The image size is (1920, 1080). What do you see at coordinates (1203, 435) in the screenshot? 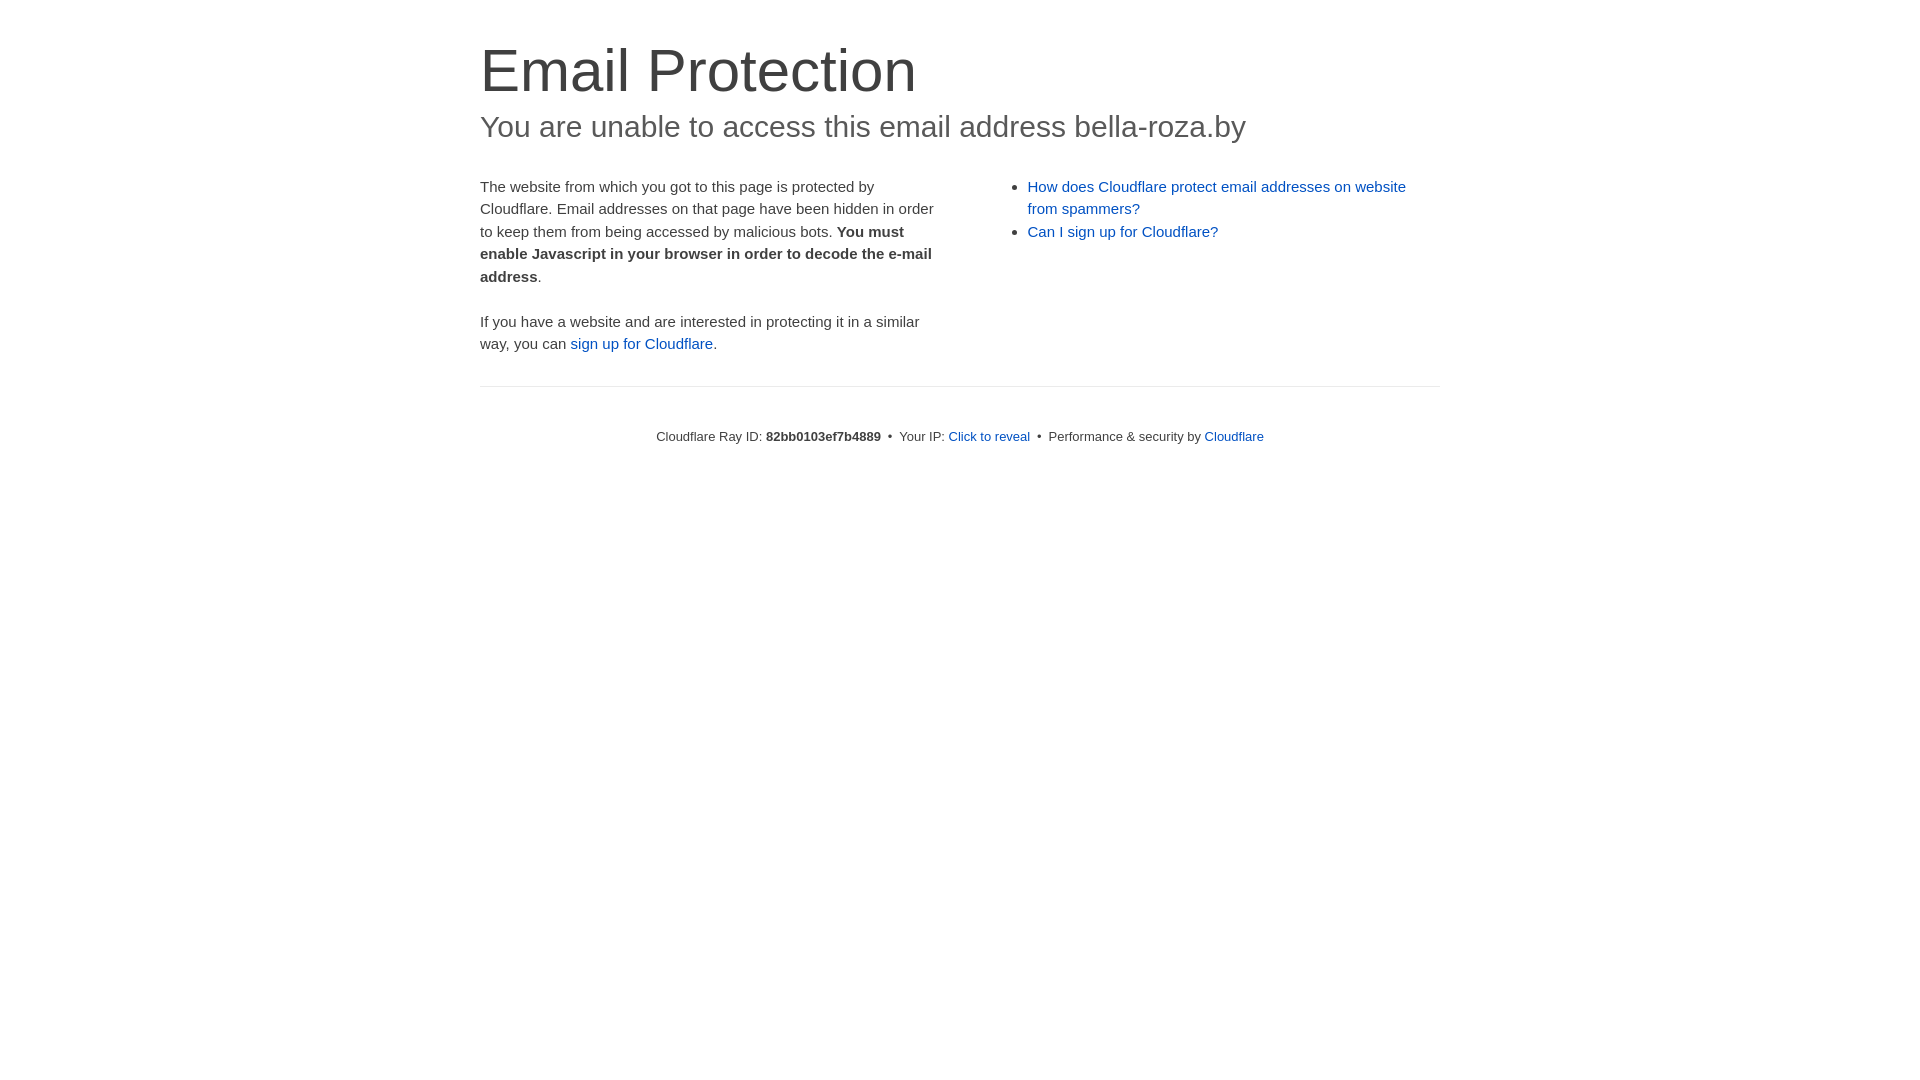
I see `'Cloudflare'` at bounding box center [1203, 435].